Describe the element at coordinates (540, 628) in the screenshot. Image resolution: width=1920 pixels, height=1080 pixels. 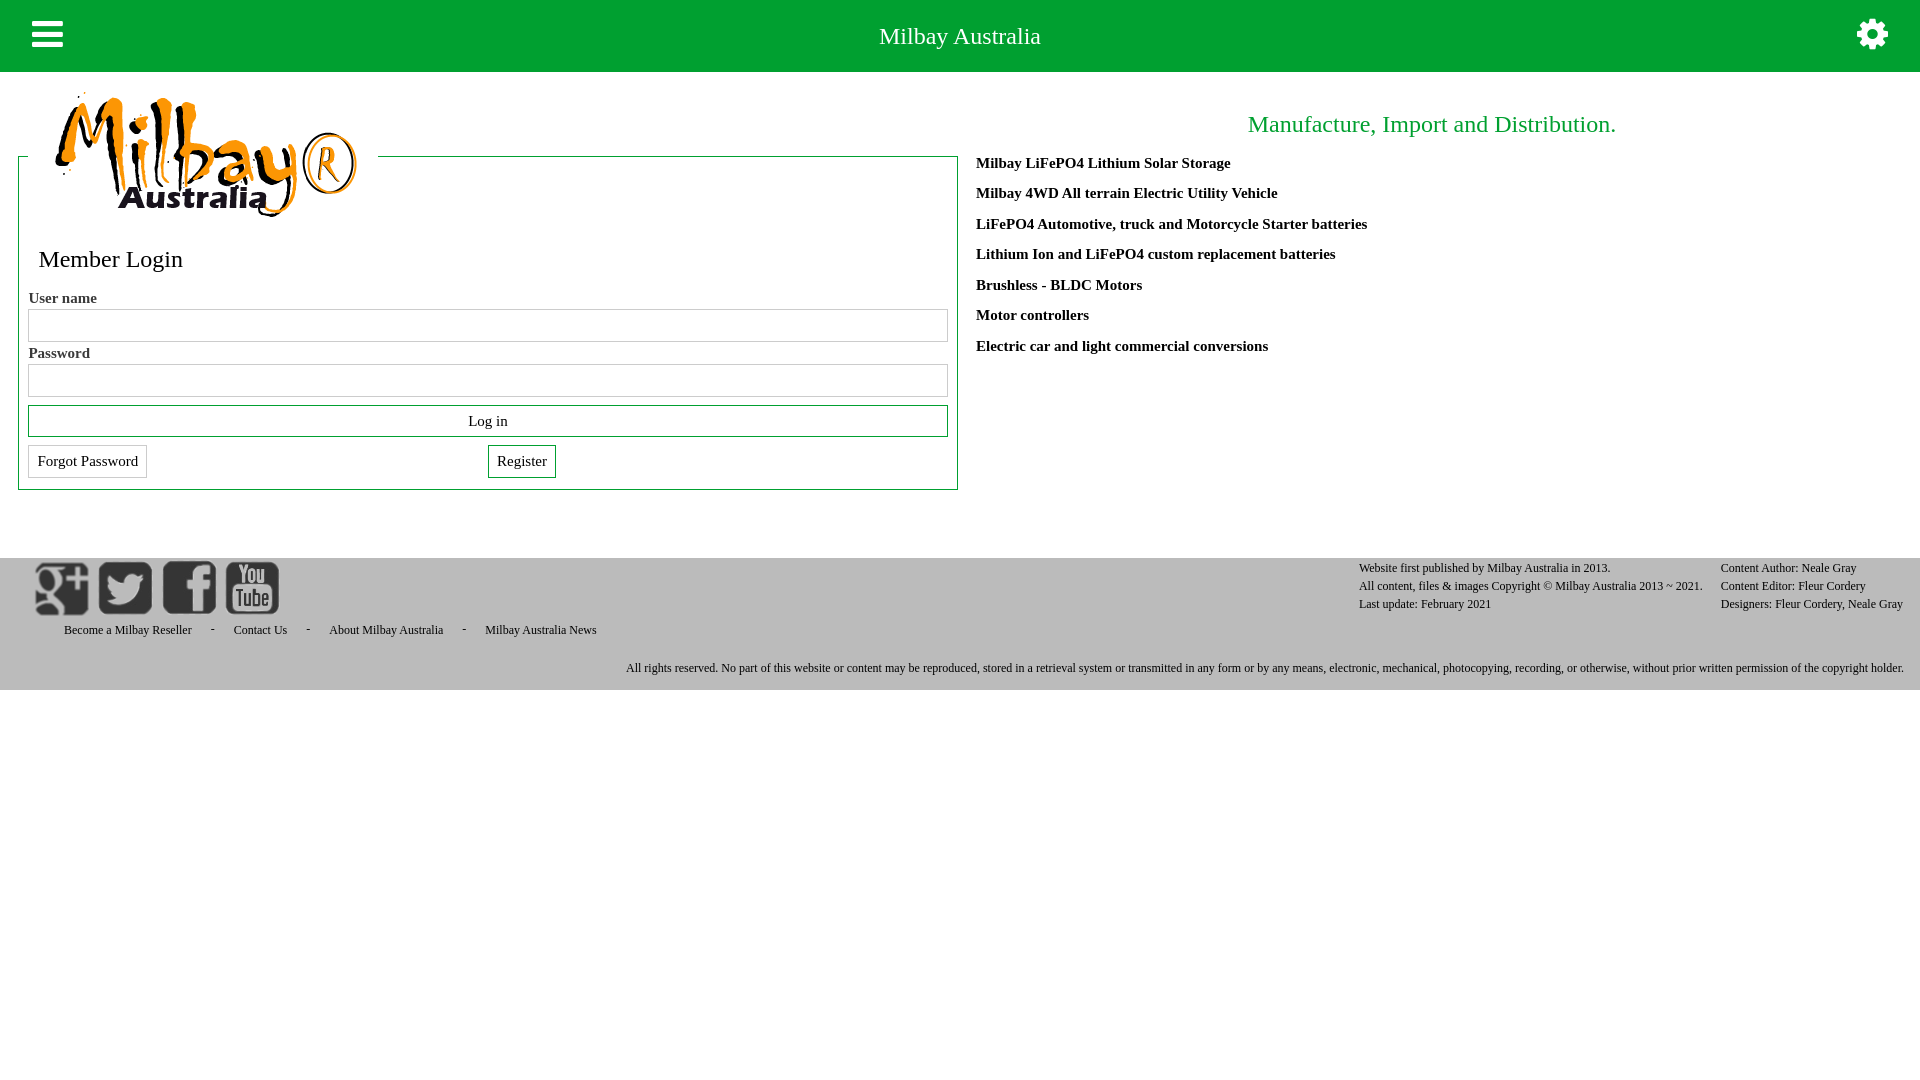
I see `'Milbay Australia News'` at that location.